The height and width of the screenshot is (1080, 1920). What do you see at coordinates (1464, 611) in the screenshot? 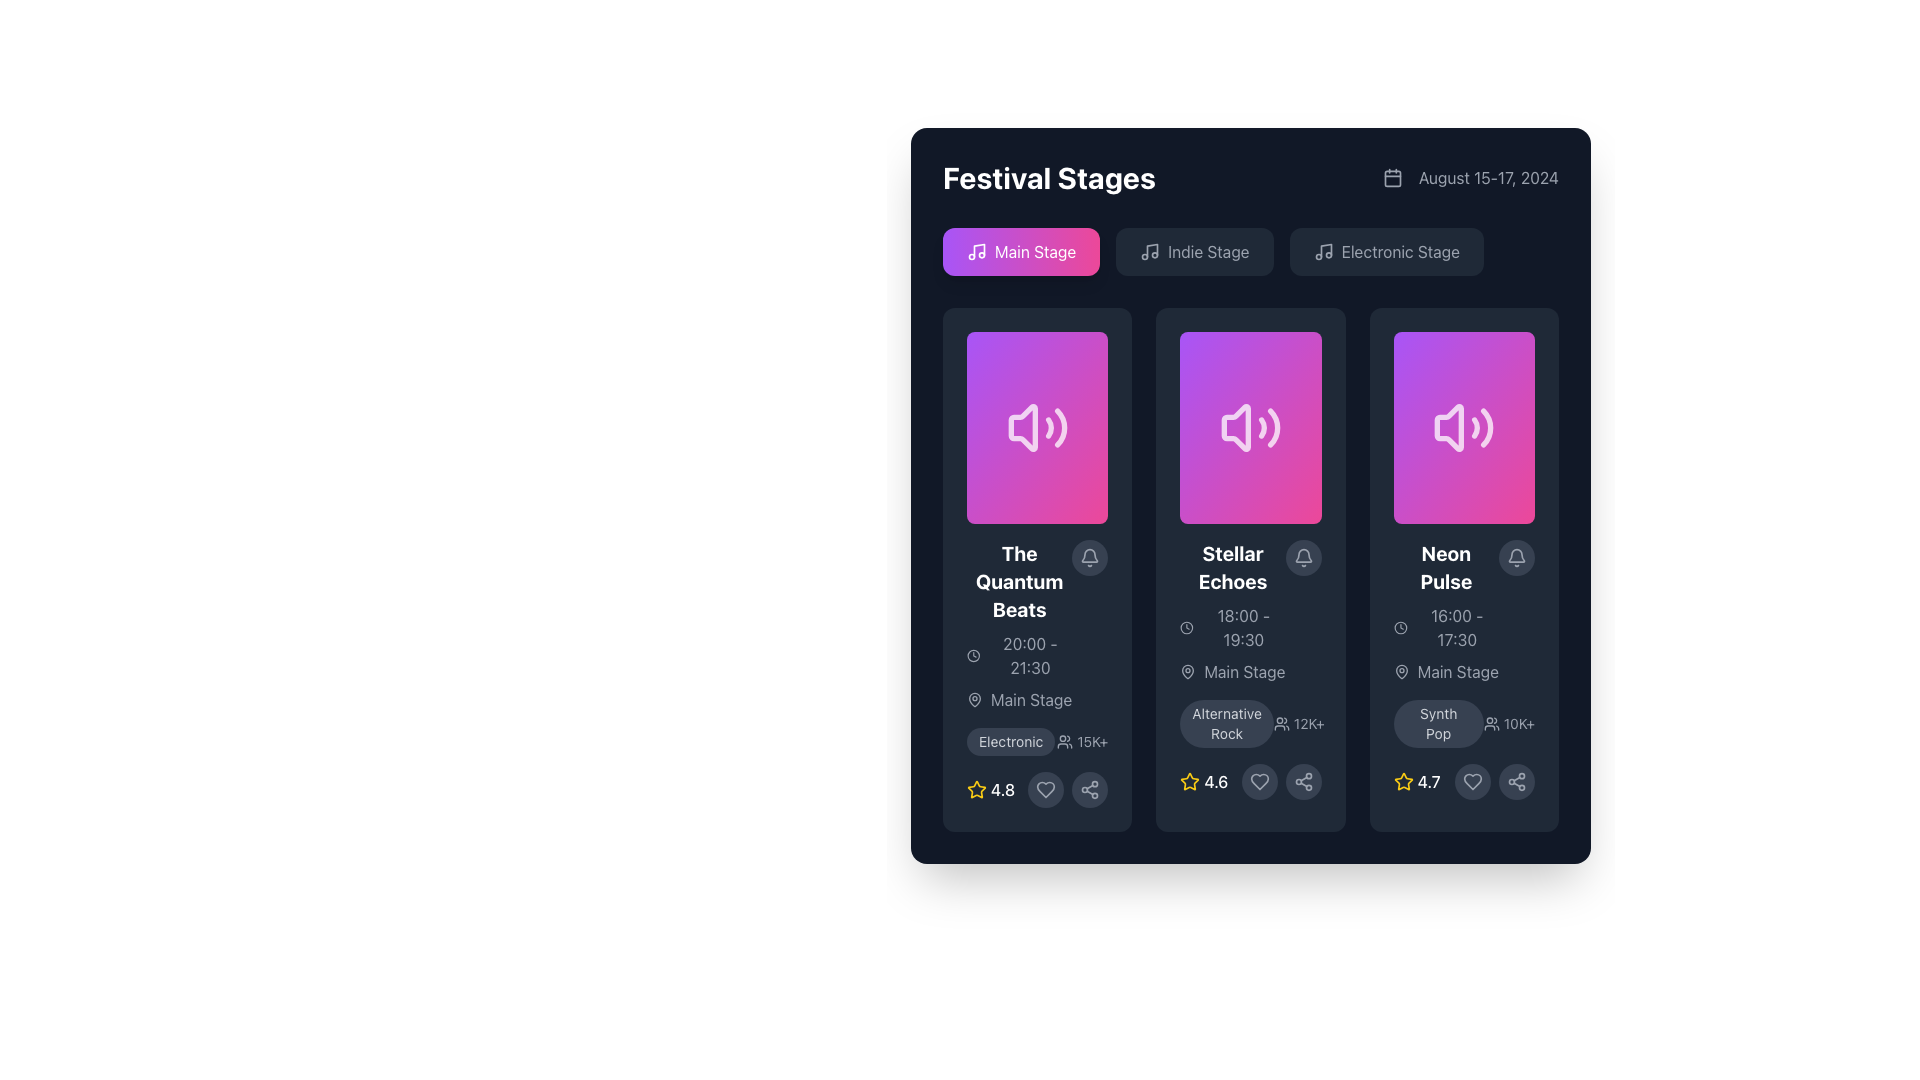
I see `the informational label component for the event 'Neon Pulse' to interact with adjacent elements` at bounding box center [1464, 611].